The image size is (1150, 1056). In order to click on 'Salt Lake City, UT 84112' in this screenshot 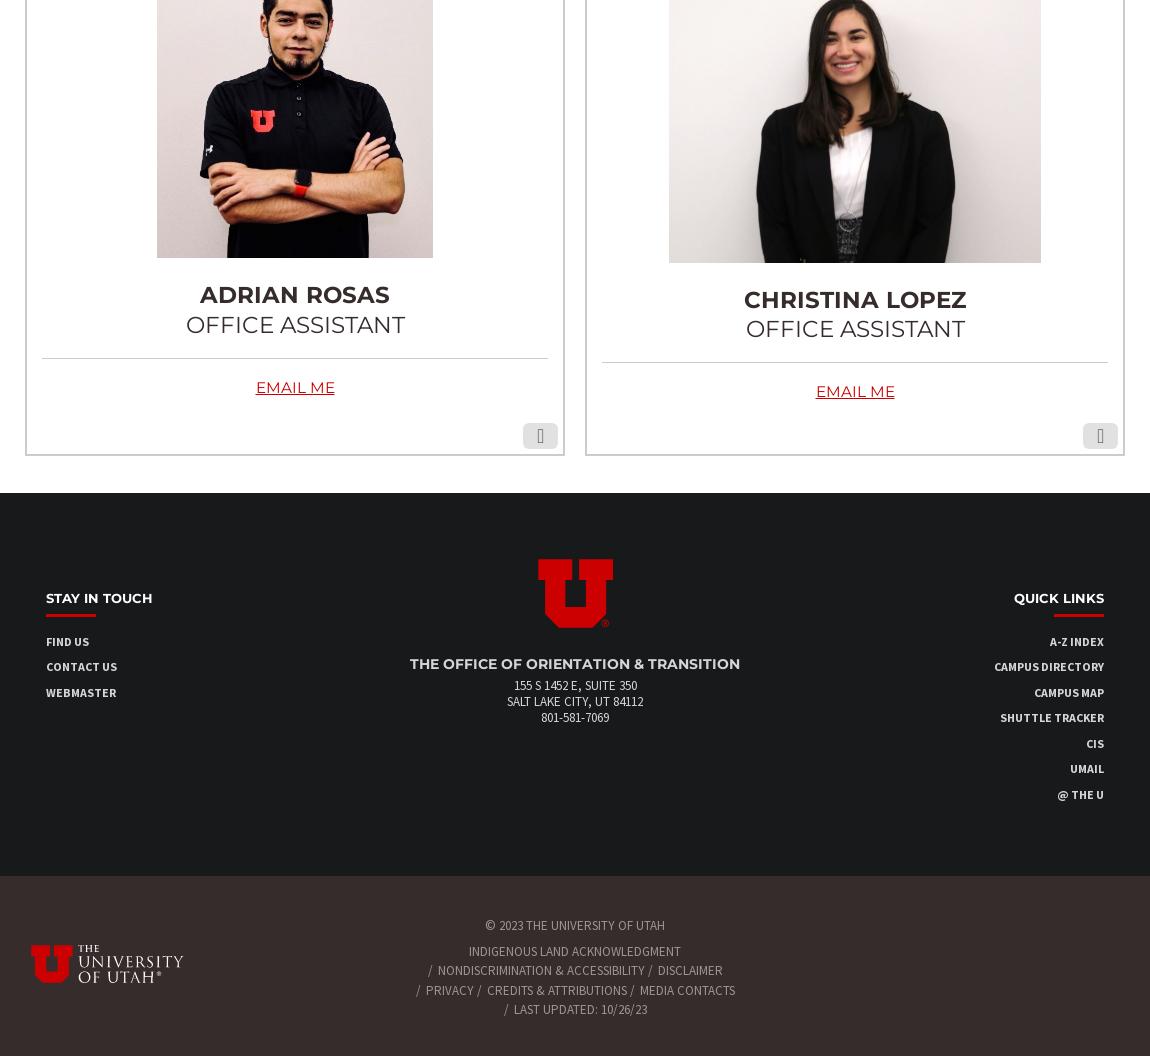, I will do `click(575, 701)`.